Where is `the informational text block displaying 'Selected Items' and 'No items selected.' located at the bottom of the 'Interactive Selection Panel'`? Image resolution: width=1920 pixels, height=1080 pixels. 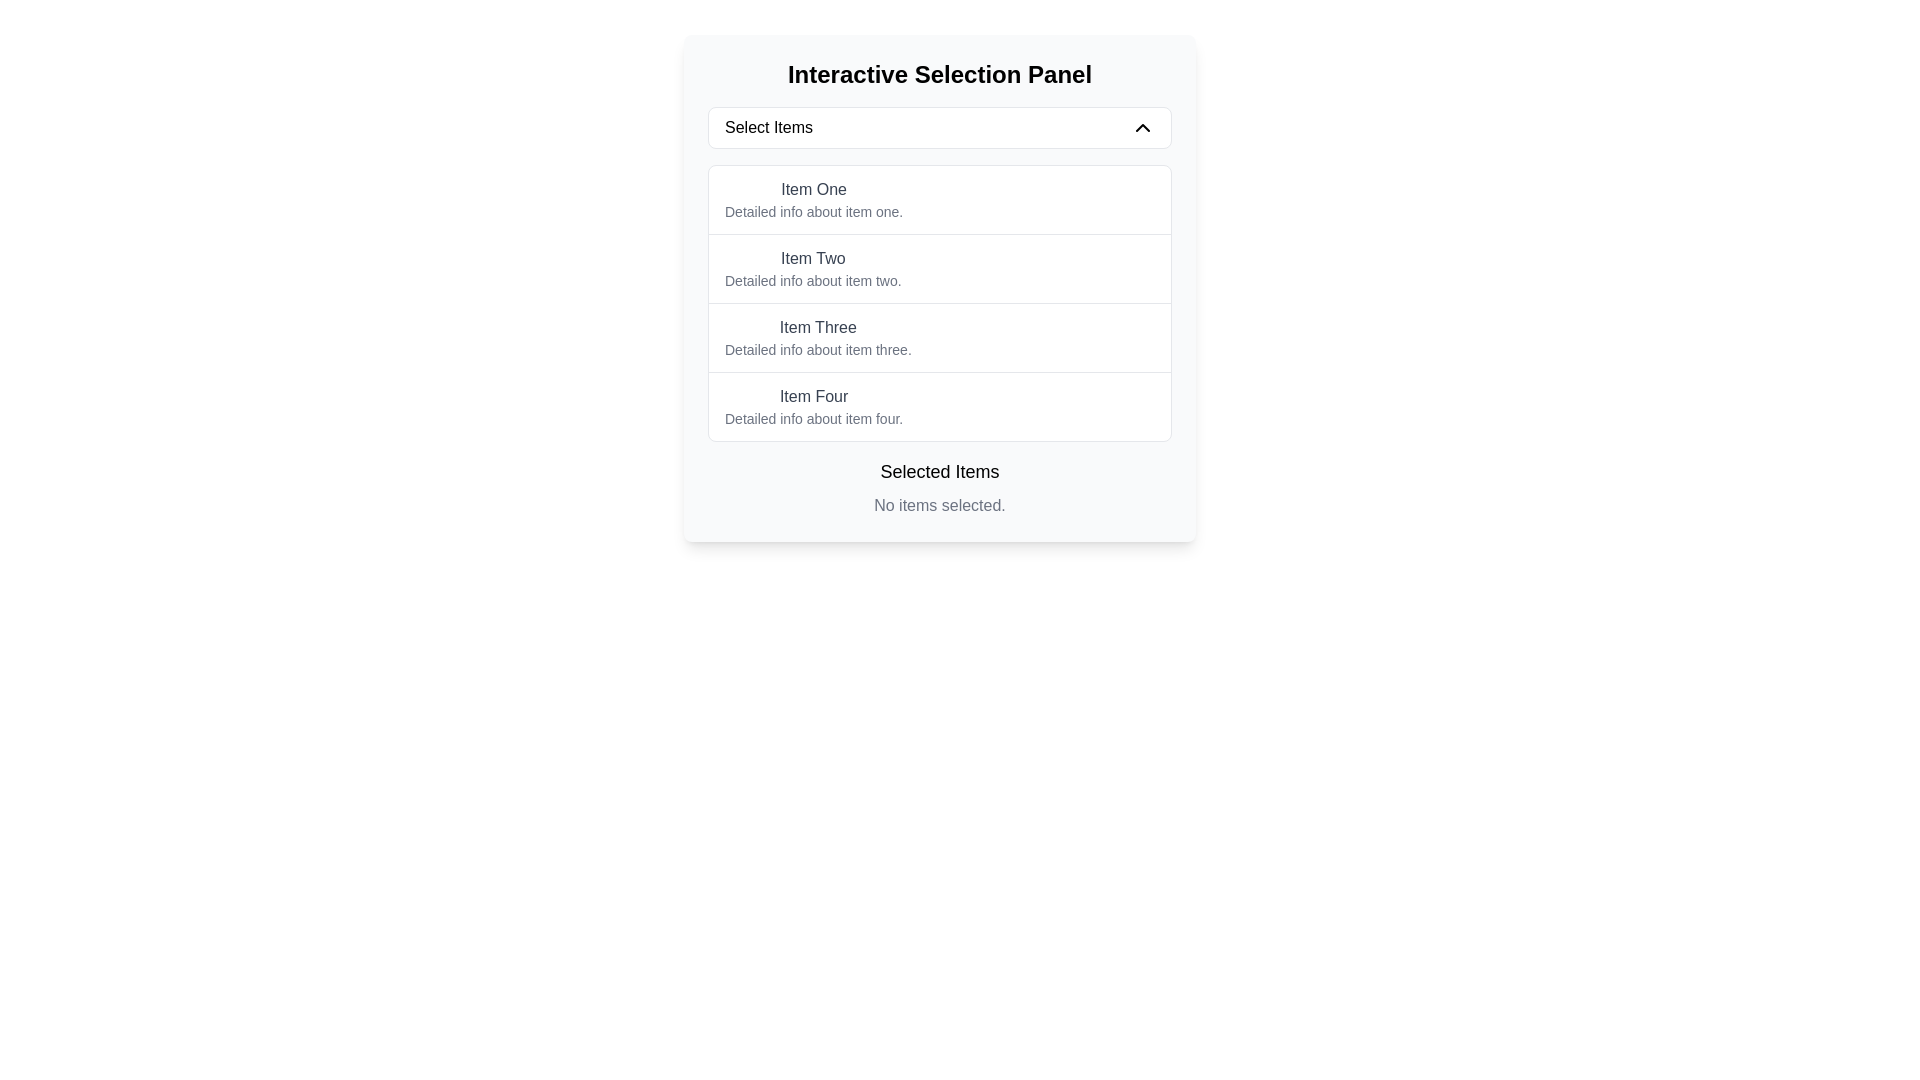
the informational text block displaying 'Selected Items' and 'No items selected.' located at the bottom of the 'Interactive Selection Panel' is located at coordinates (939, 488).